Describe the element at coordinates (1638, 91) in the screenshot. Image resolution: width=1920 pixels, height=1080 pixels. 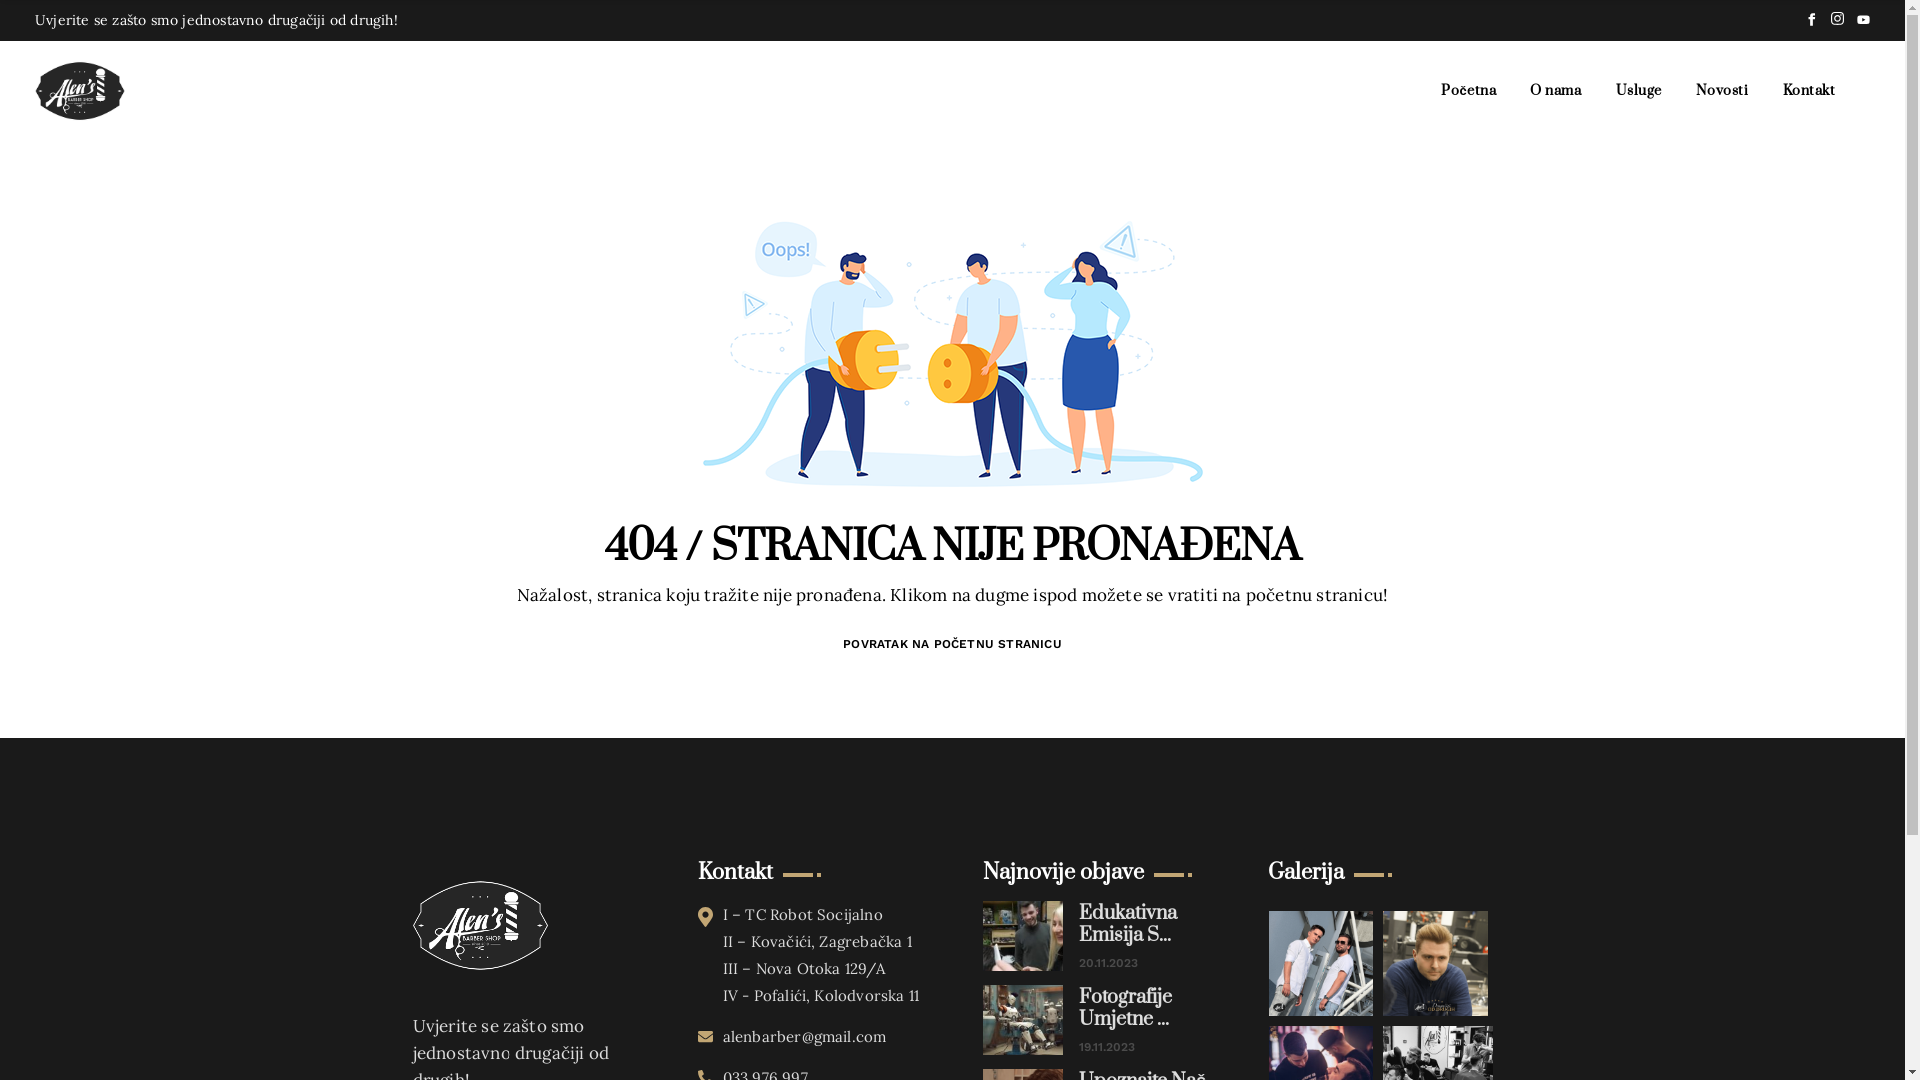
I see `'Usluge'` at that location.